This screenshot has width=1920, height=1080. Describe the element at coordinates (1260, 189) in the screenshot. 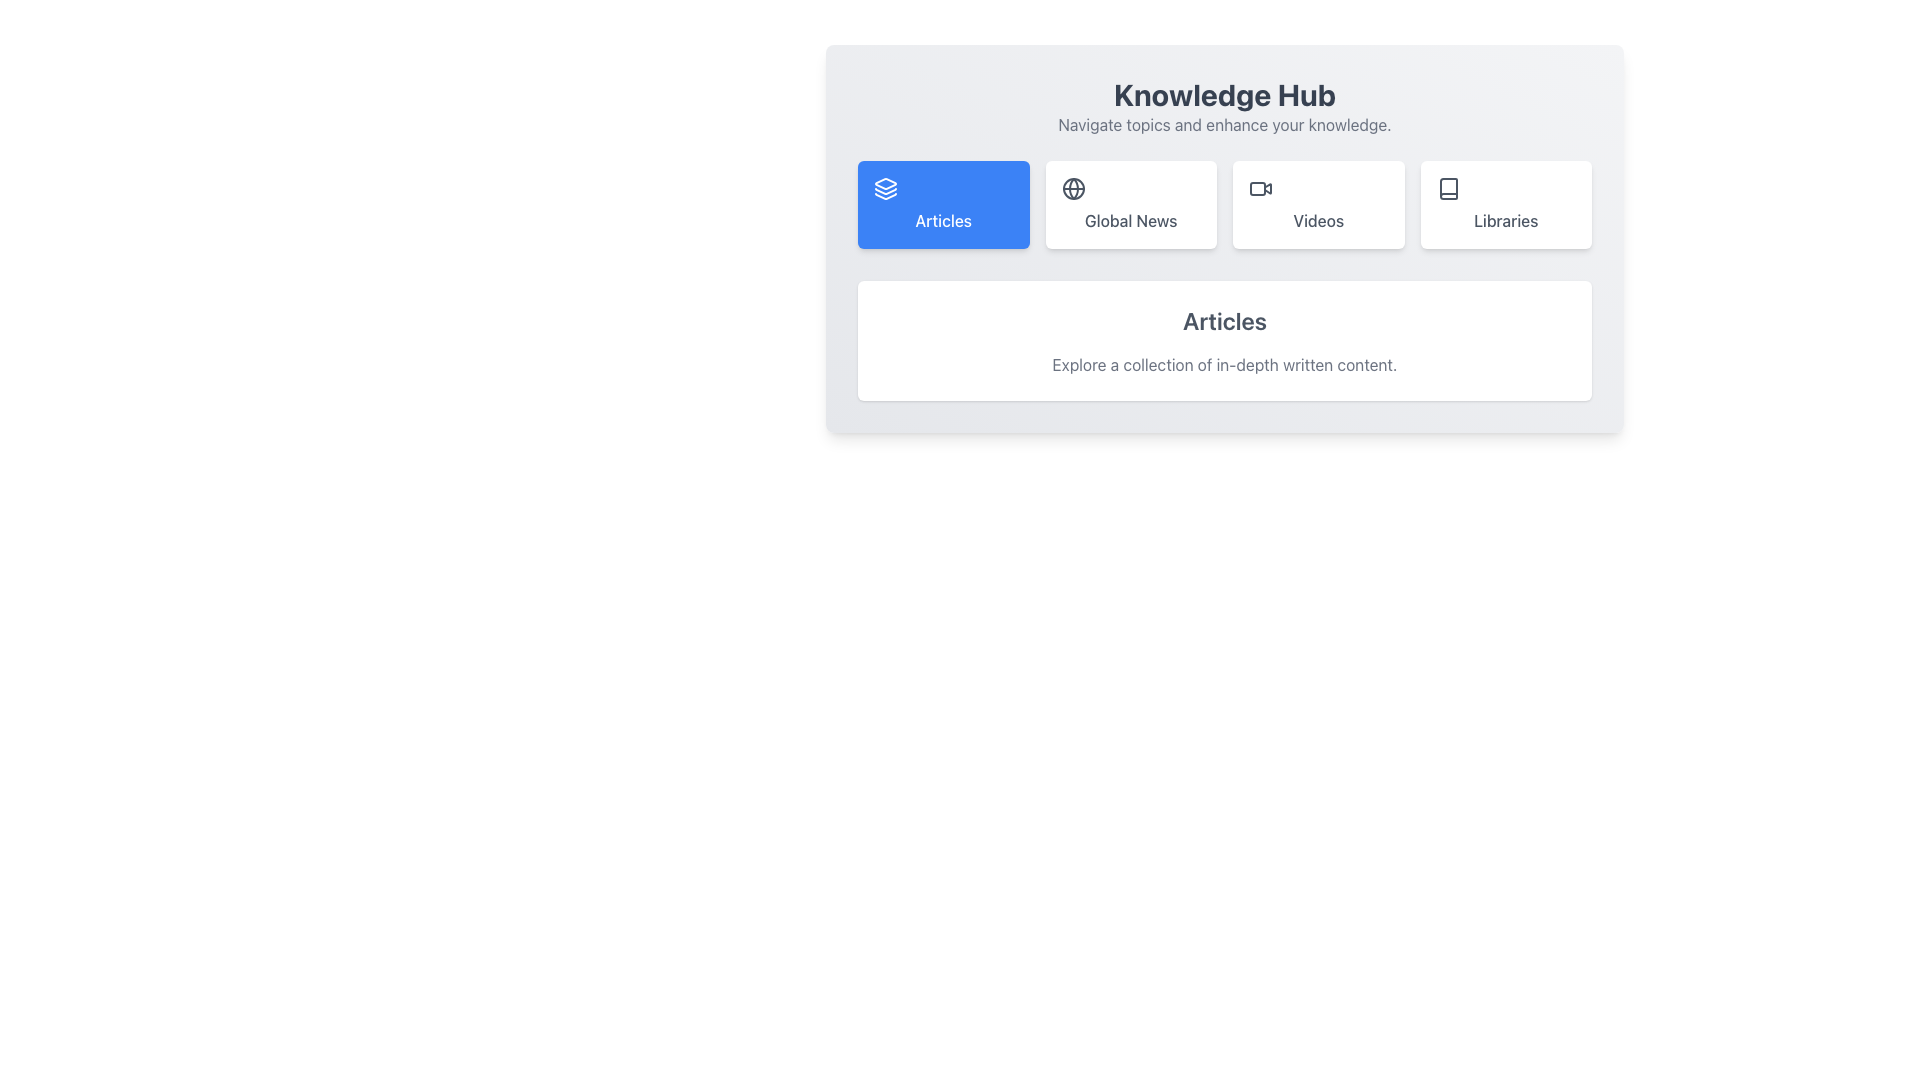

I see `the video camera icon located within the 'Videos' button, which is part of the button row beneath the 'Knowledge Hub' heading` at that location.